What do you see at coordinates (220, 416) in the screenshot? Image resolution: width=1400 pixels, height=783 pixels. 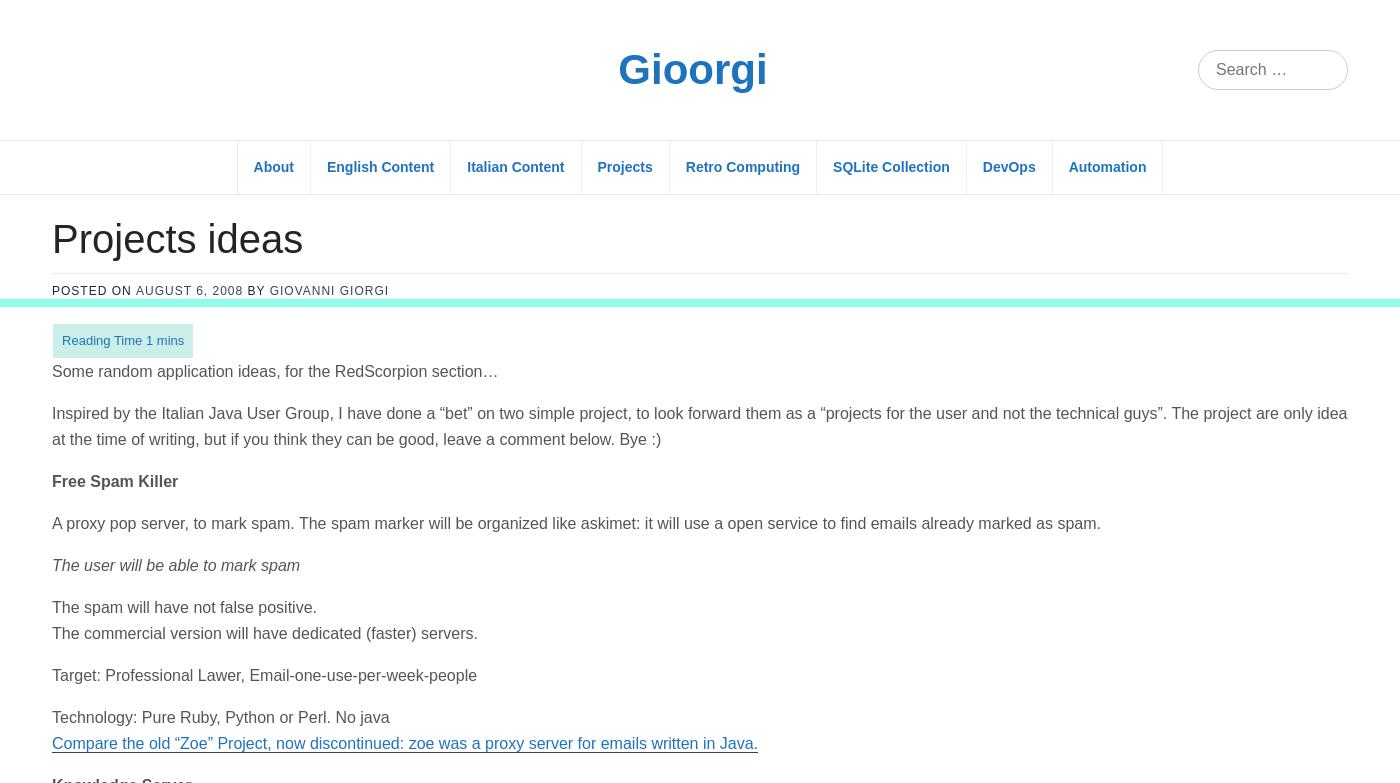 I see `'Technology: Pure Ruby, Python or Perl. No java'` at bounding box center [220, 416].